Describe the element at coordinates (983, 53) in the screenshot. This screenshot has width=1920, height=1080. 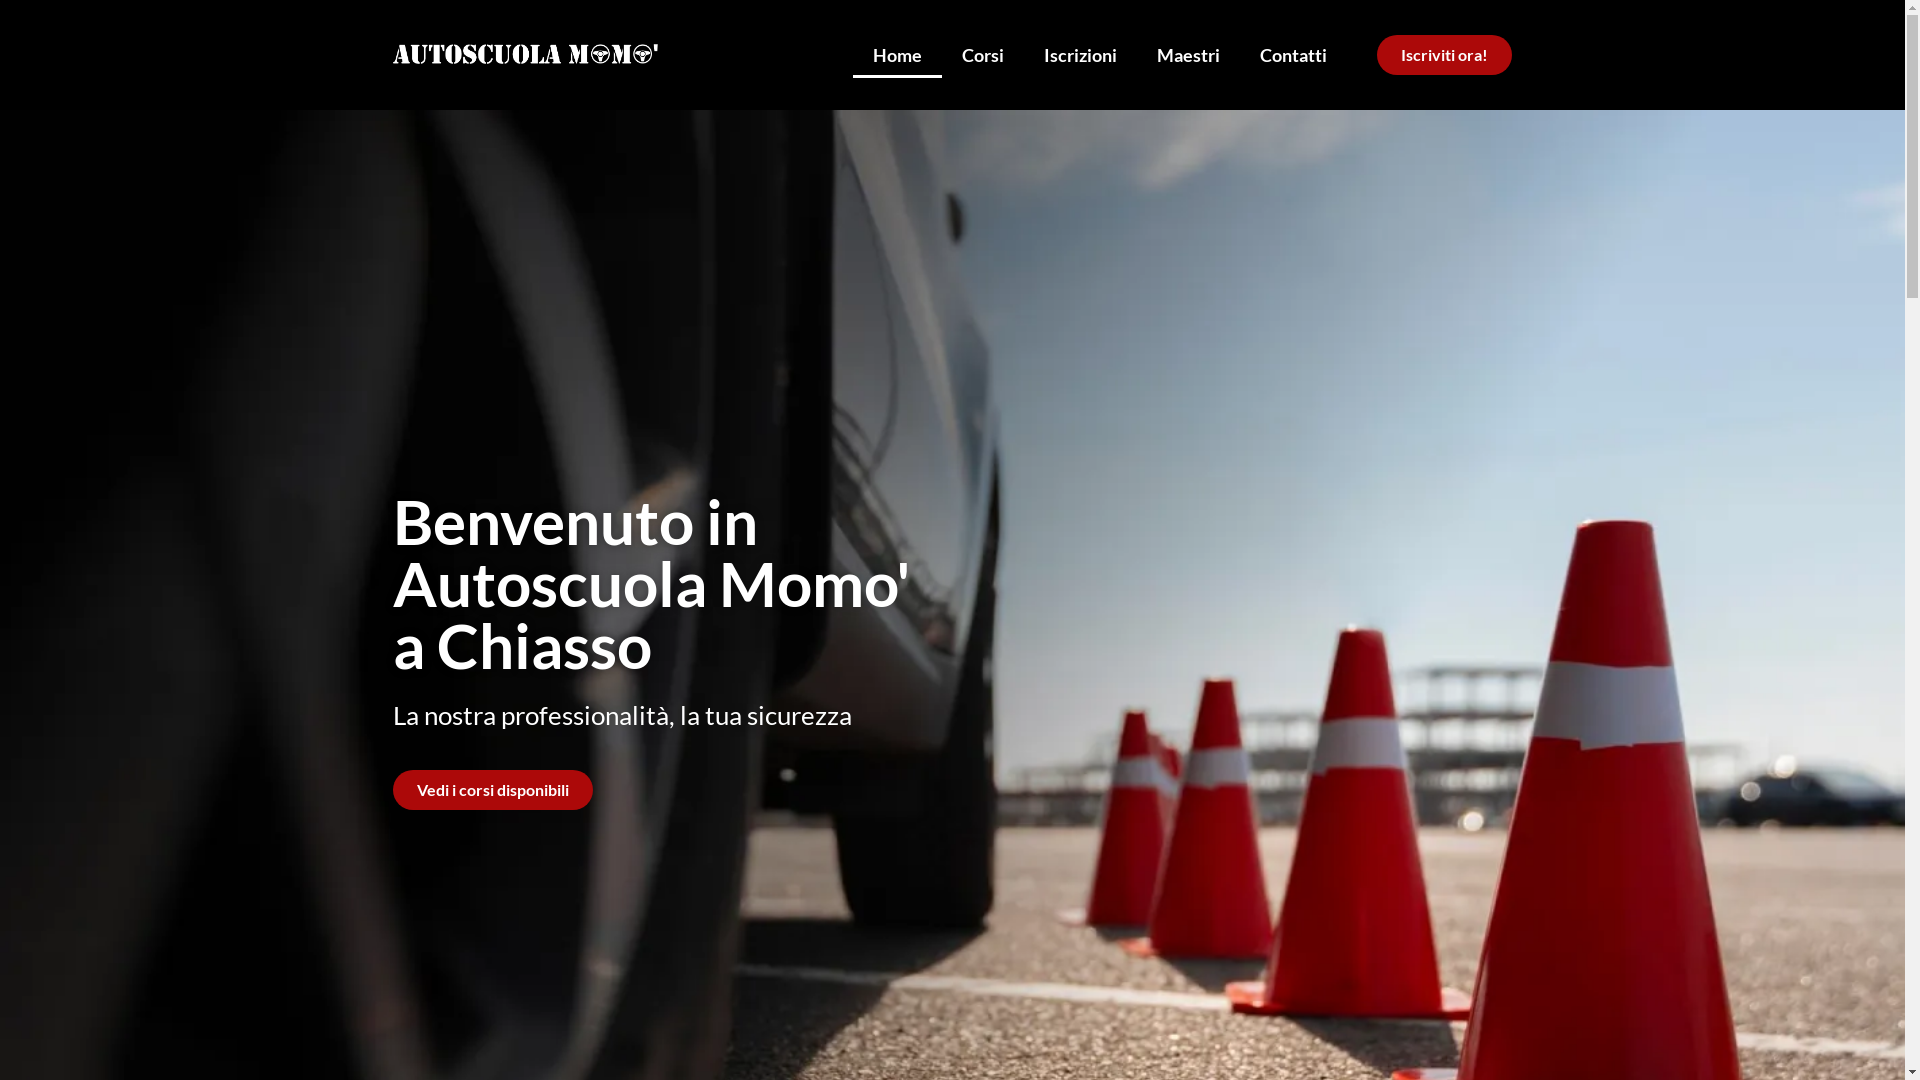
I see `'Corsi'` at that location.